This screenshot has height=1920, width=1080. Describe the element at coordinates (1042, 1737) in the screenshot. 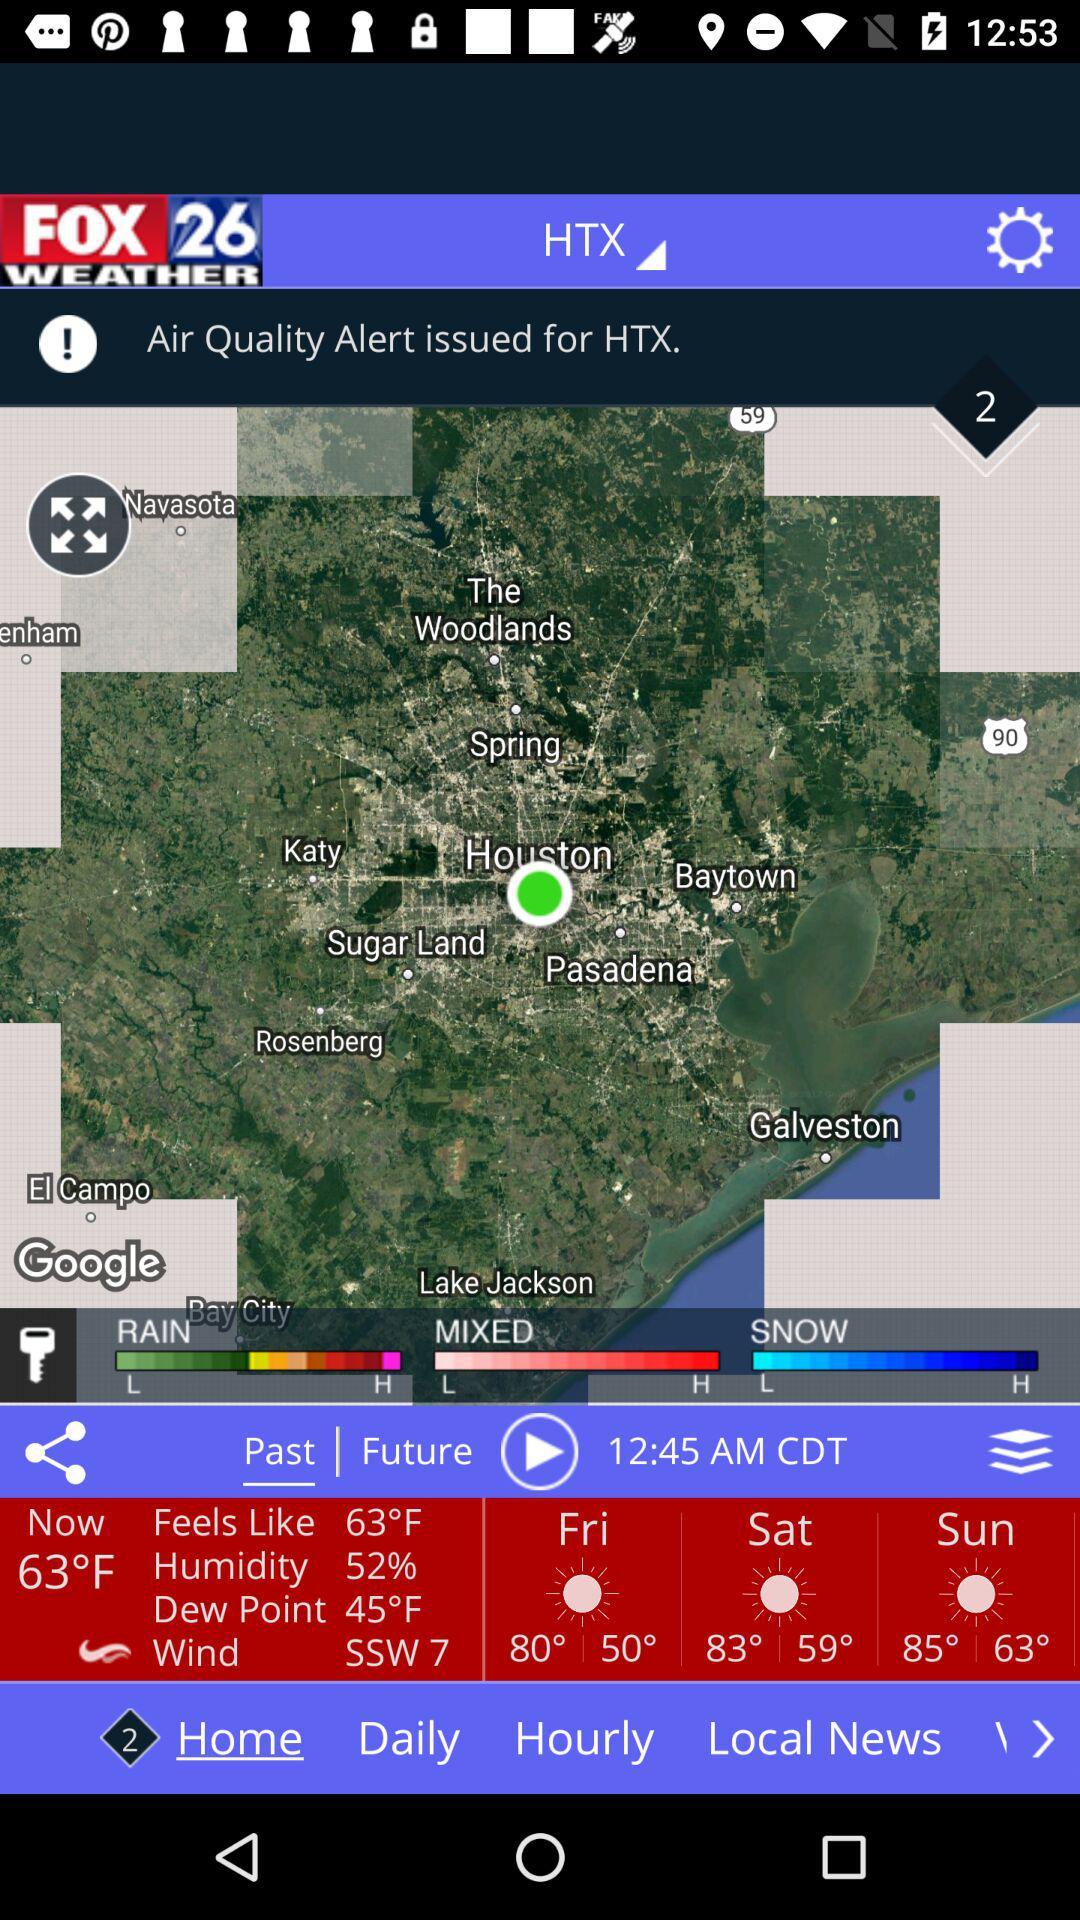

I see `icon to the right of video item` at that location.